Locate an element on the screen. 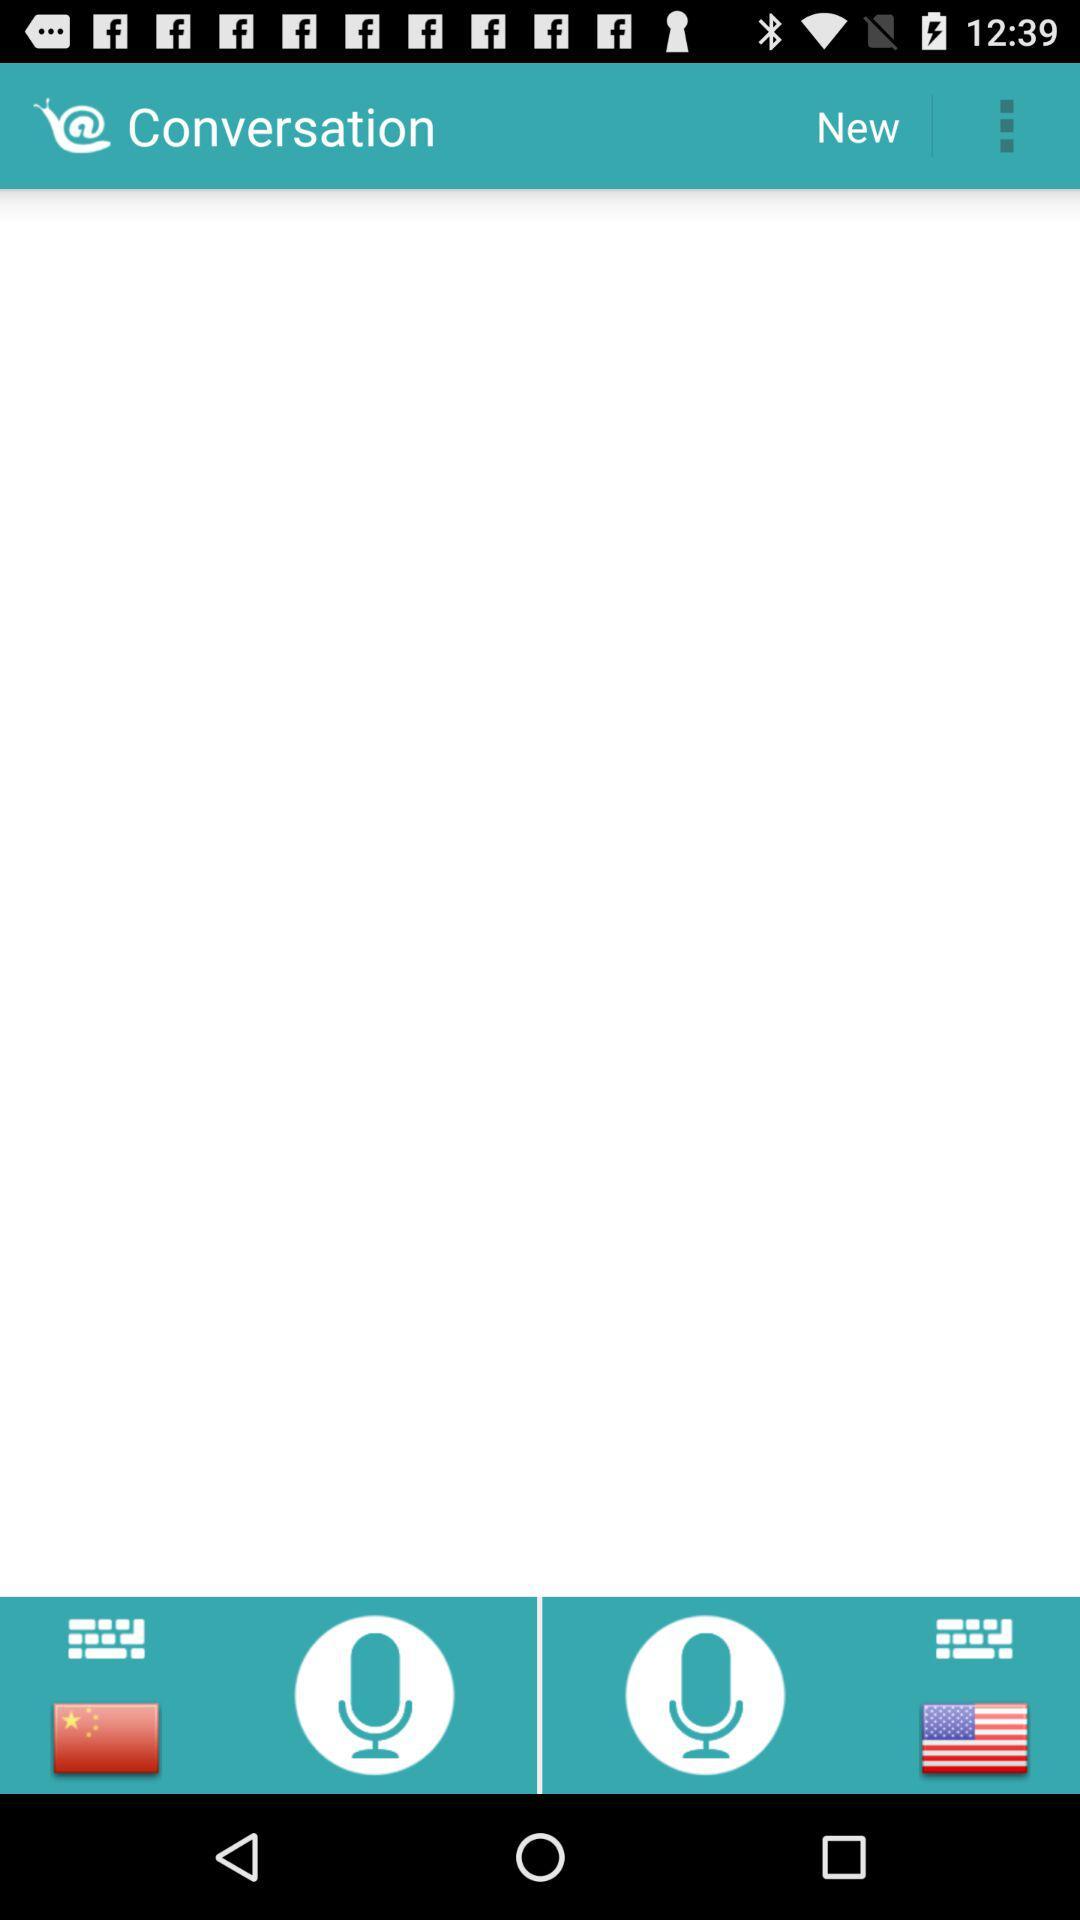  enable keyboard is located at coordinates (973, 1638).